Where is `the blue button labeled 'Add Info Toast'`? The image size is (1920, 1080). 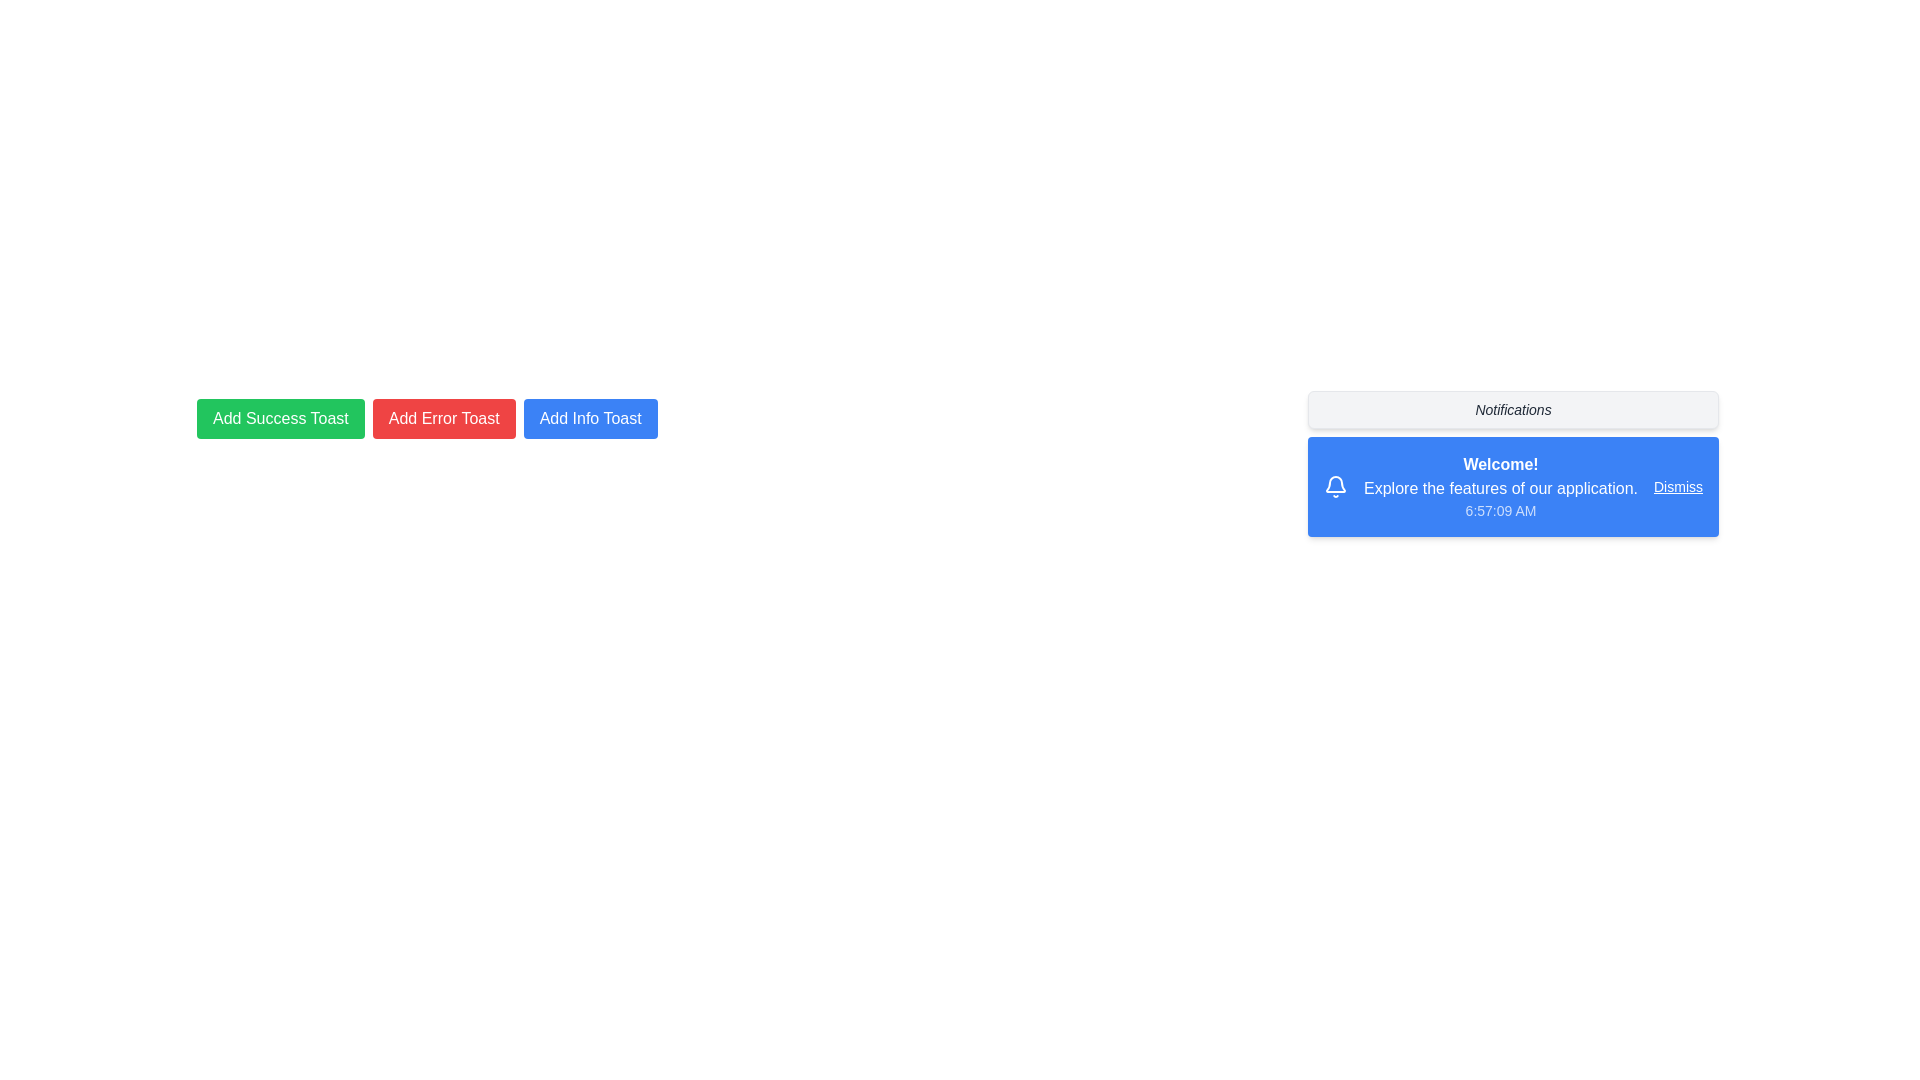
the blue button labeled 'Add Info Toast' is located at coordinates (589, 418).